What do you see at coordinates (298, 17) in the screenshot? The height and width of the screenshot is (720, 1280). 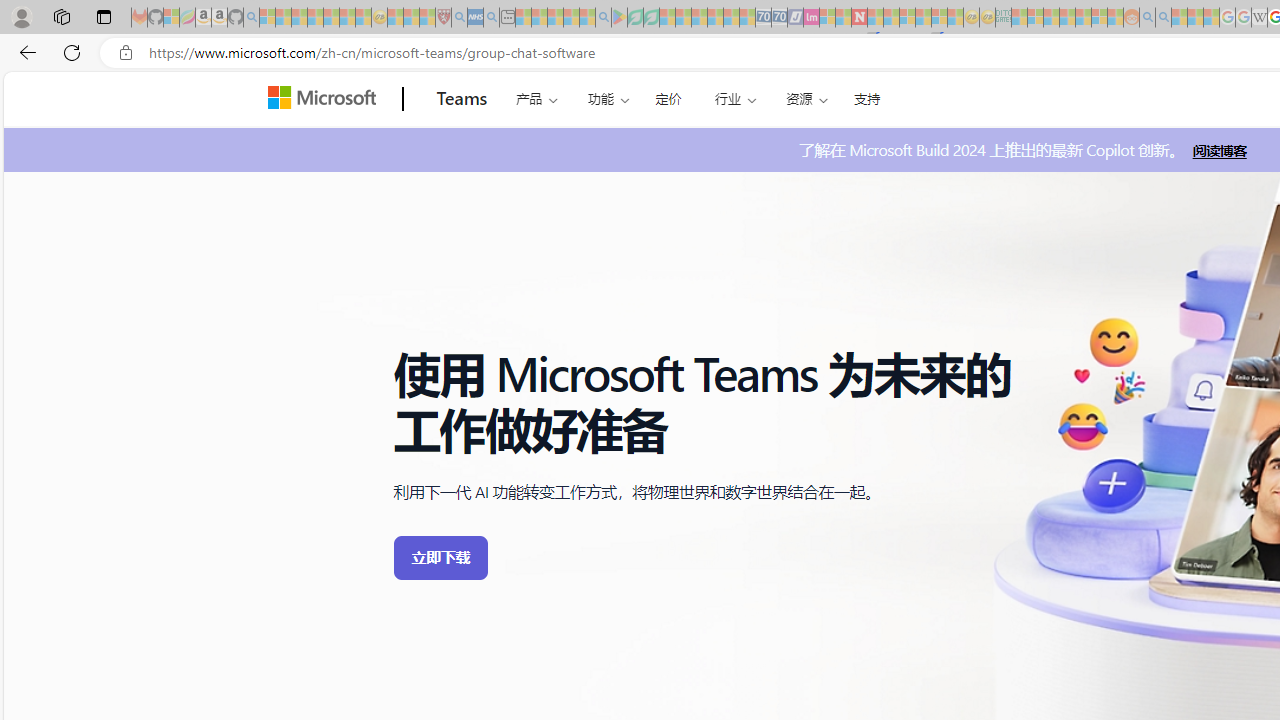 I see `'The Weather Channel - MSN - Sleeping'` at bounding box center [298, 17].